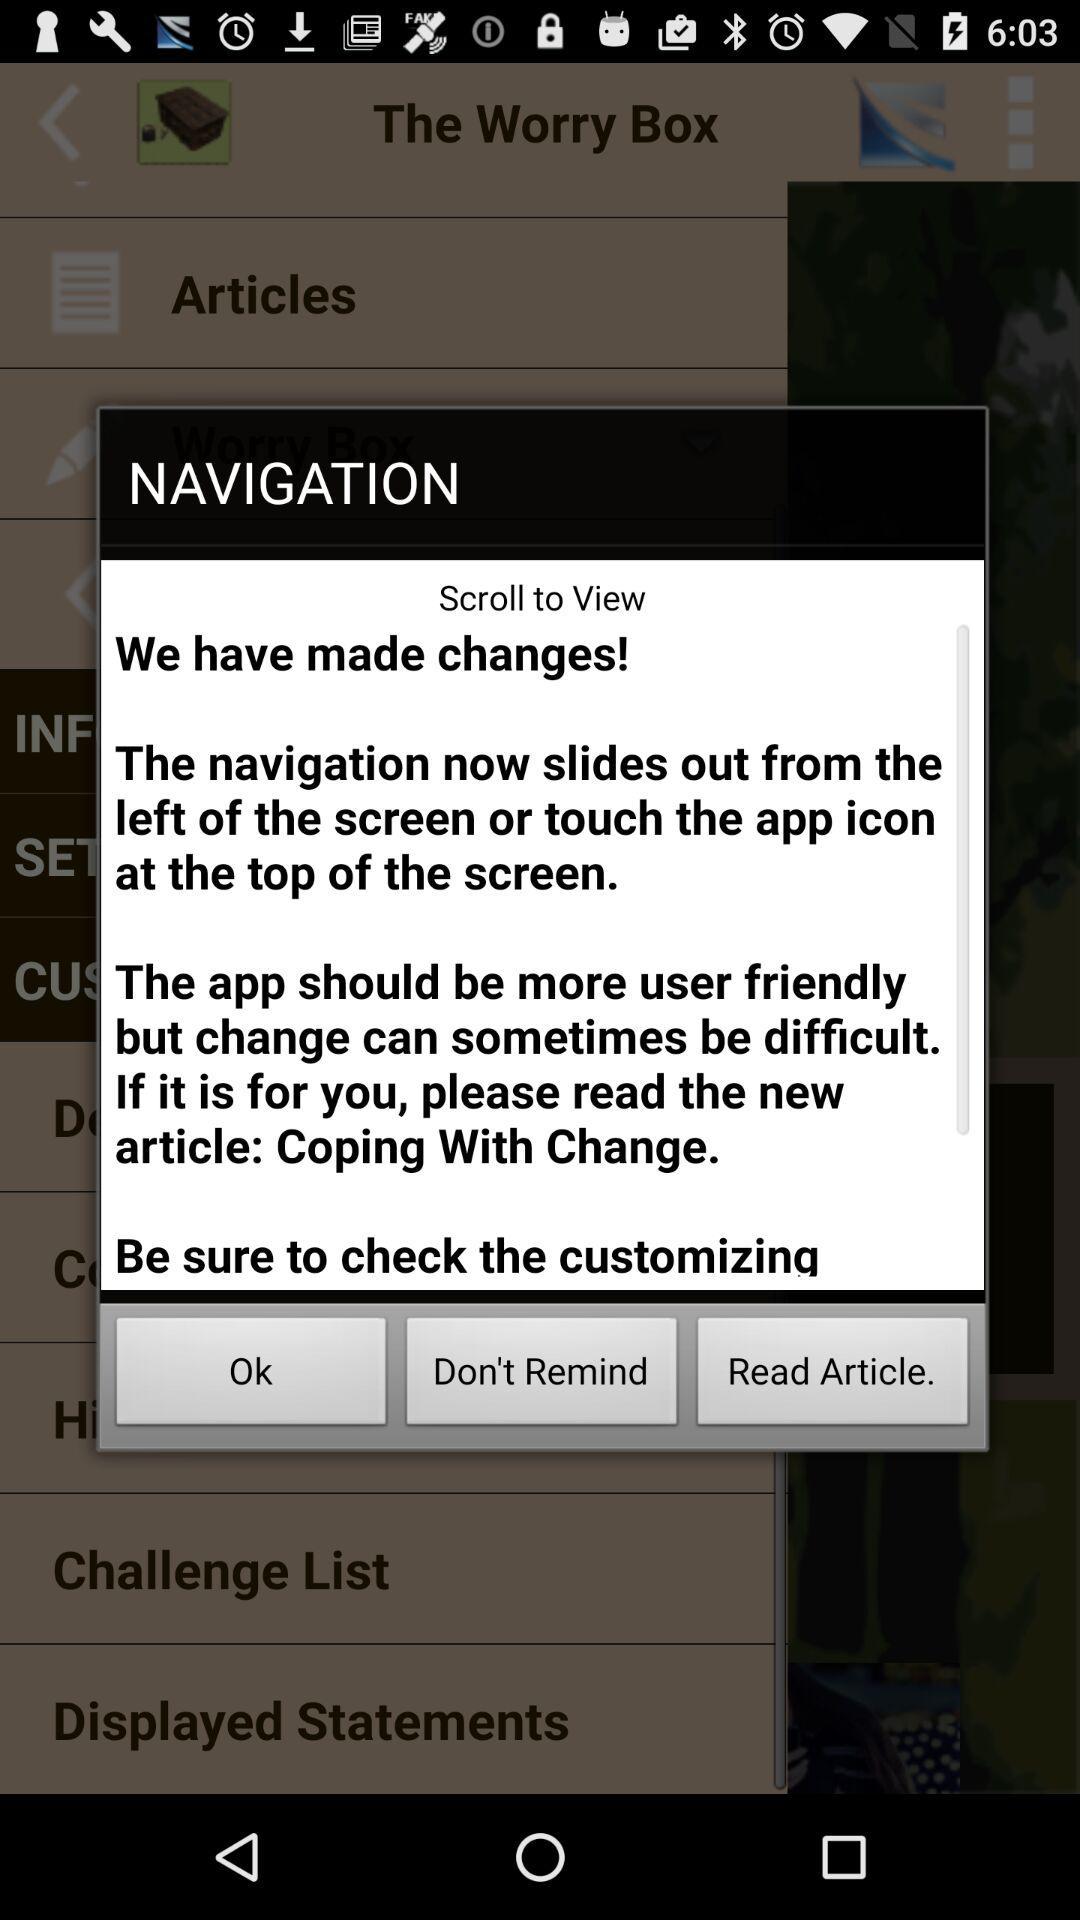  I want to click on the icon to the right of ok button, so click(542, 1376).